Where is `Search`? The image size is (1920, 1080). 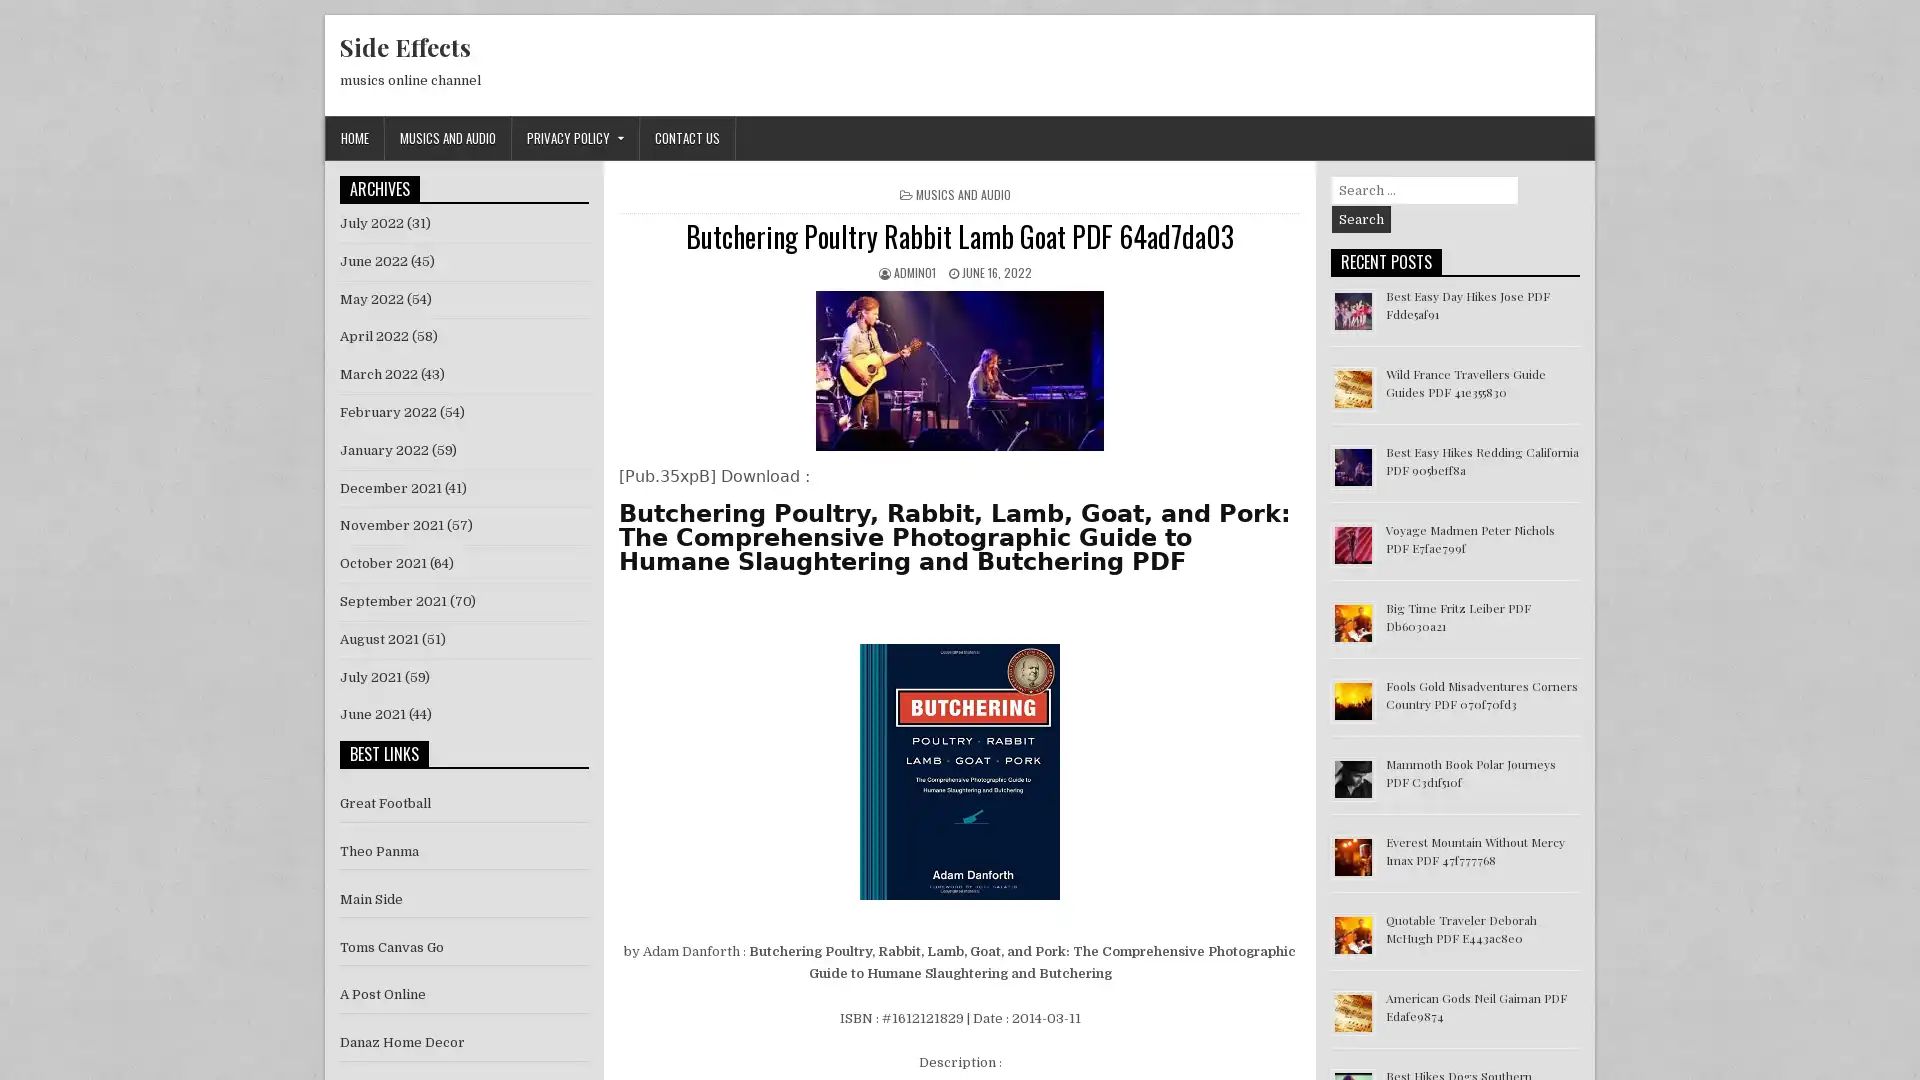 Search is located at coordinates (1360, 219).